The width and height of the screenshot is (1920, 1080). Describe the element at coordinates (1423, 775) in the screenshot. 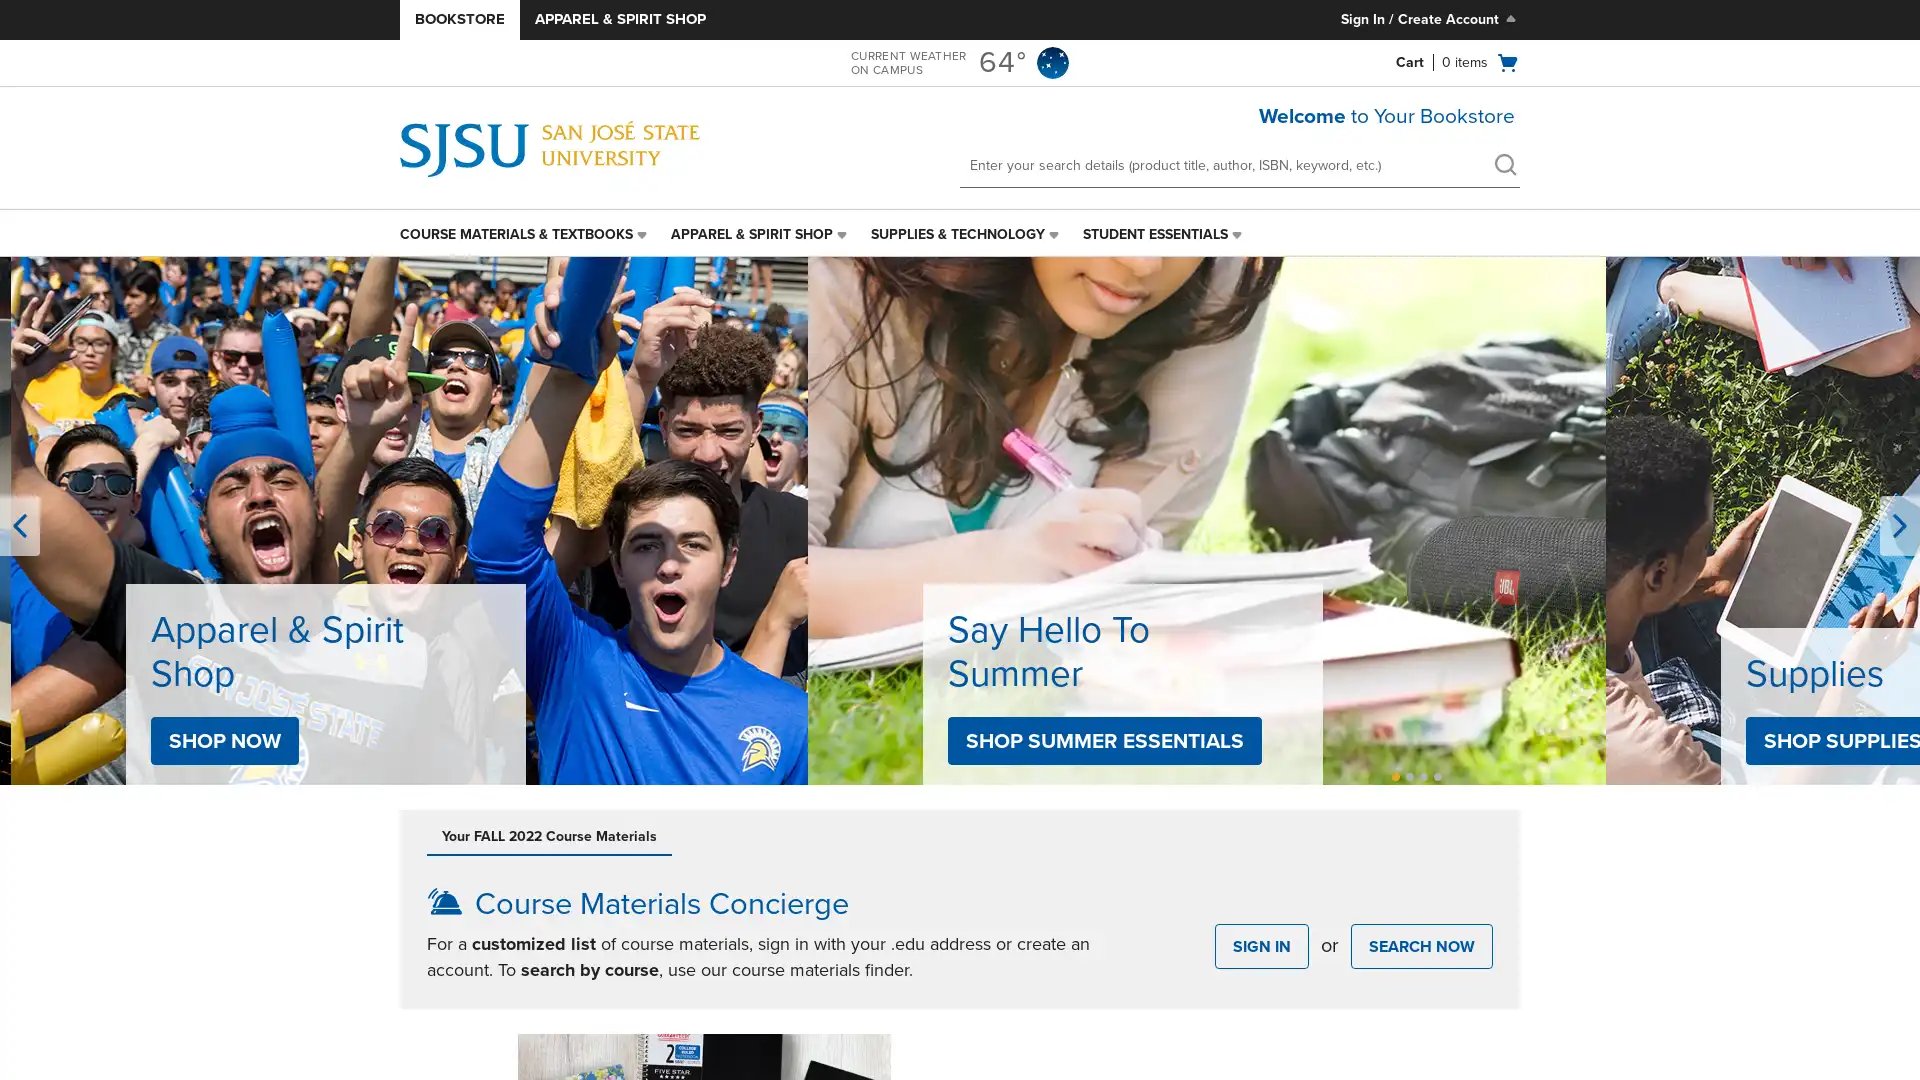

I see `Unselected, Slide 3` at that location.